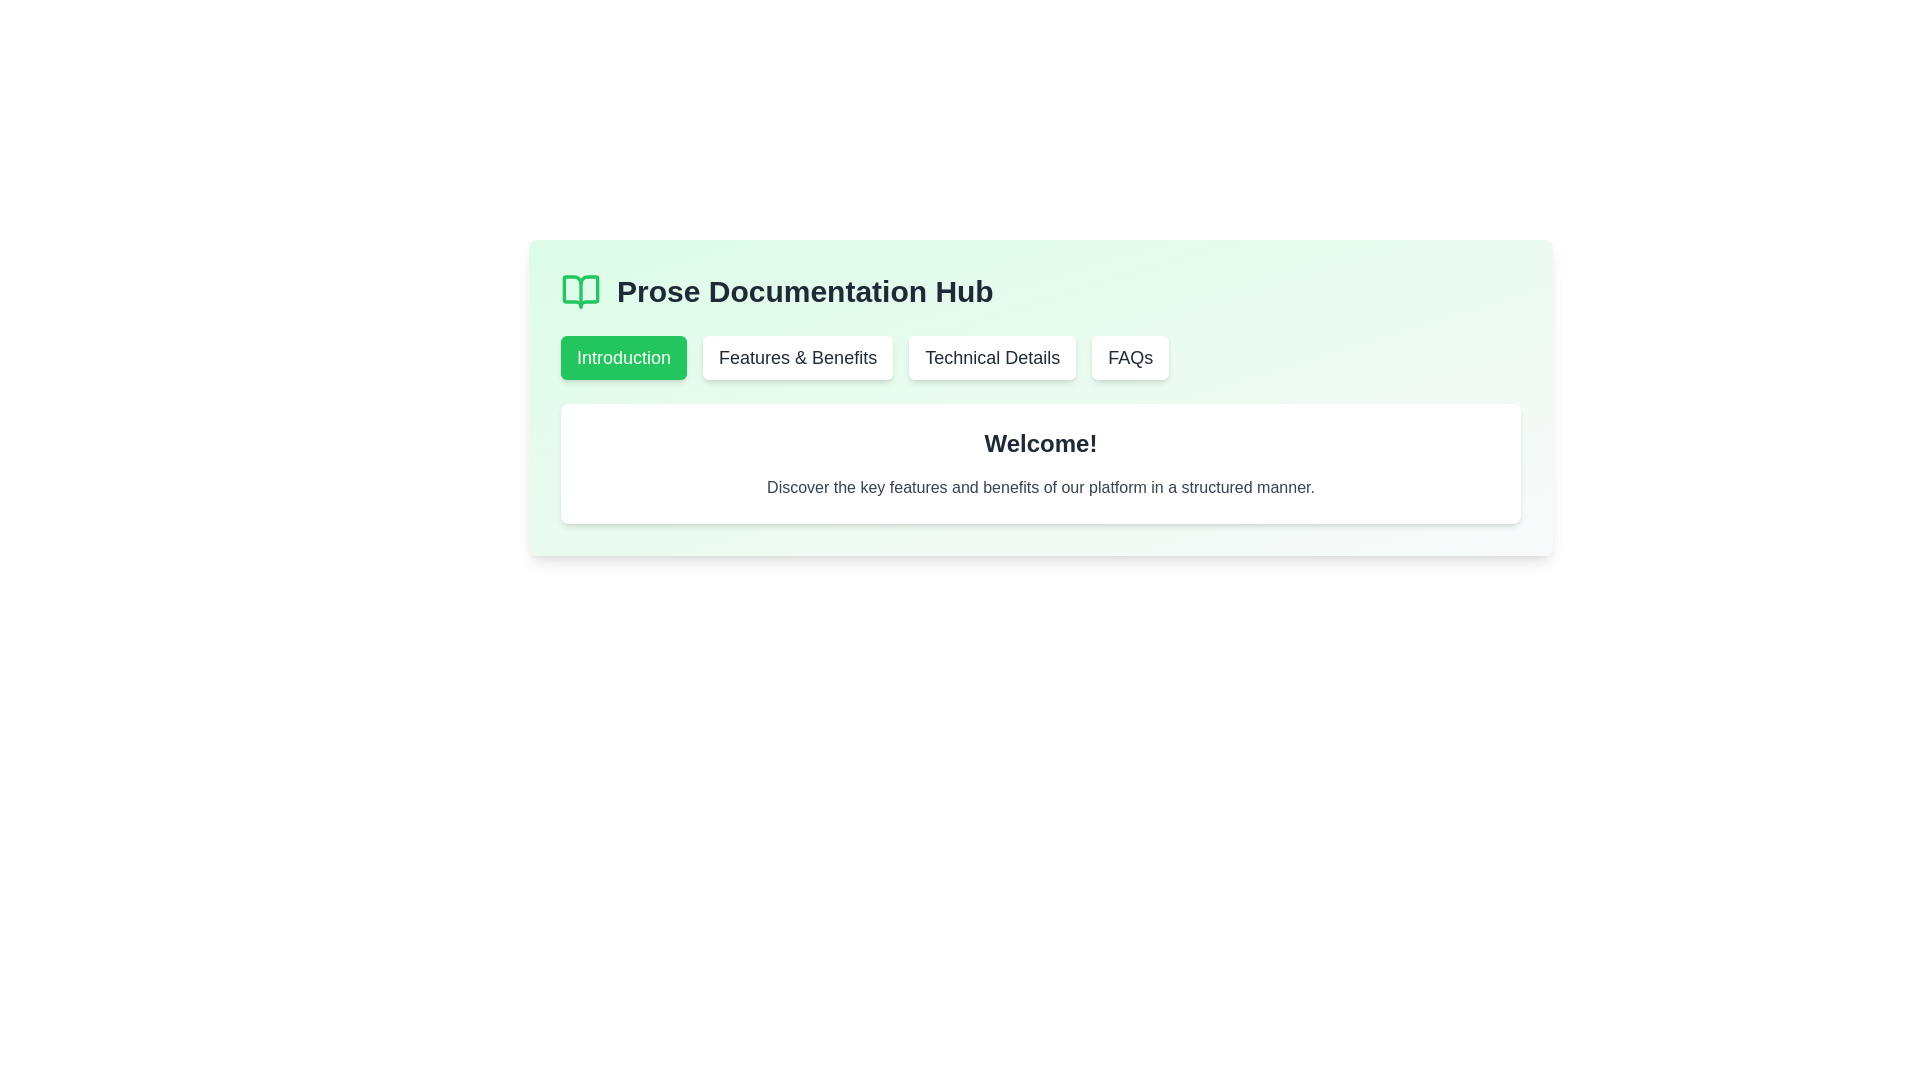 This screenshot has height=1080, width=1920. What do you see at coordinates (579, 292) in the screenshot?
I see `the decorative graphical icon, which is the left half of the book-shaped icon next to the 'Prose Documentation Hub' text in the header section` at bounding box center [579, 292].